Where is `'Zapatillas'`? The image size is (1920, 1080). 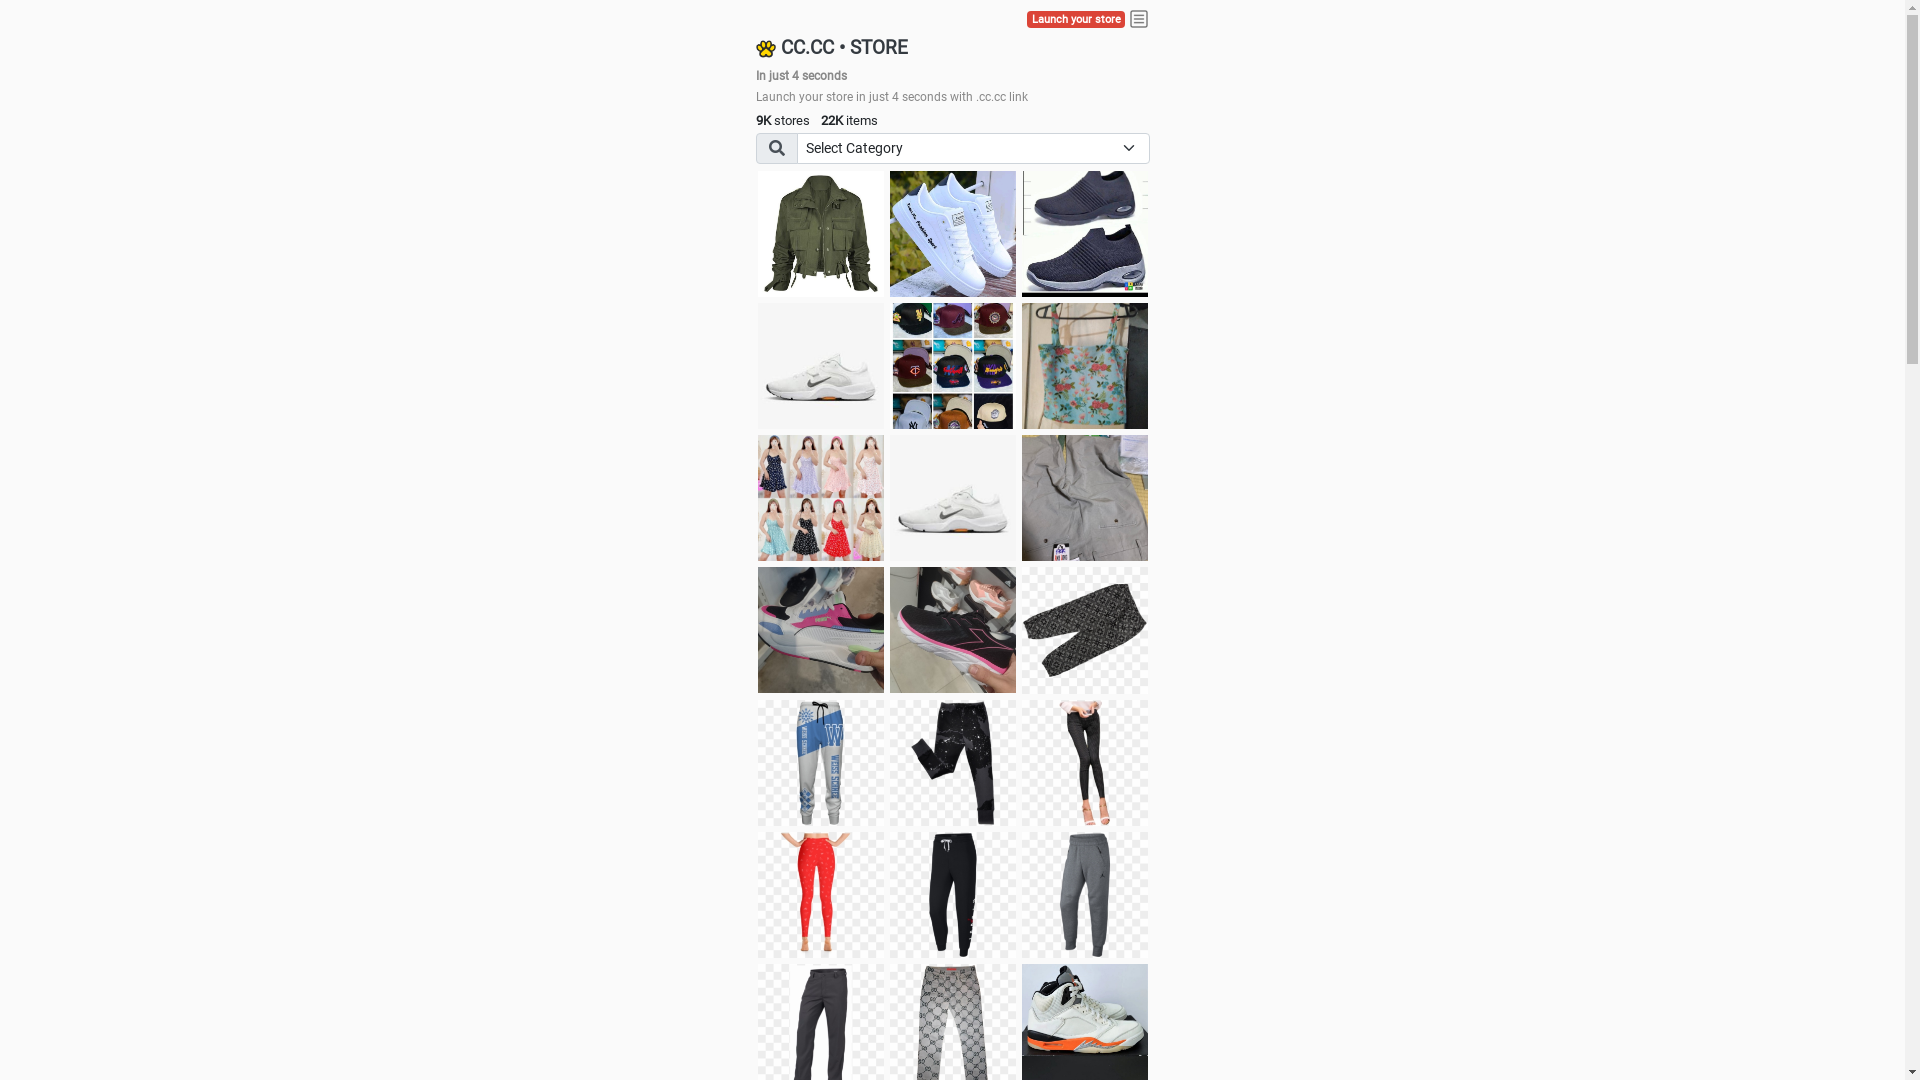
'Zapatillas' is located at coordinates (952, 628).